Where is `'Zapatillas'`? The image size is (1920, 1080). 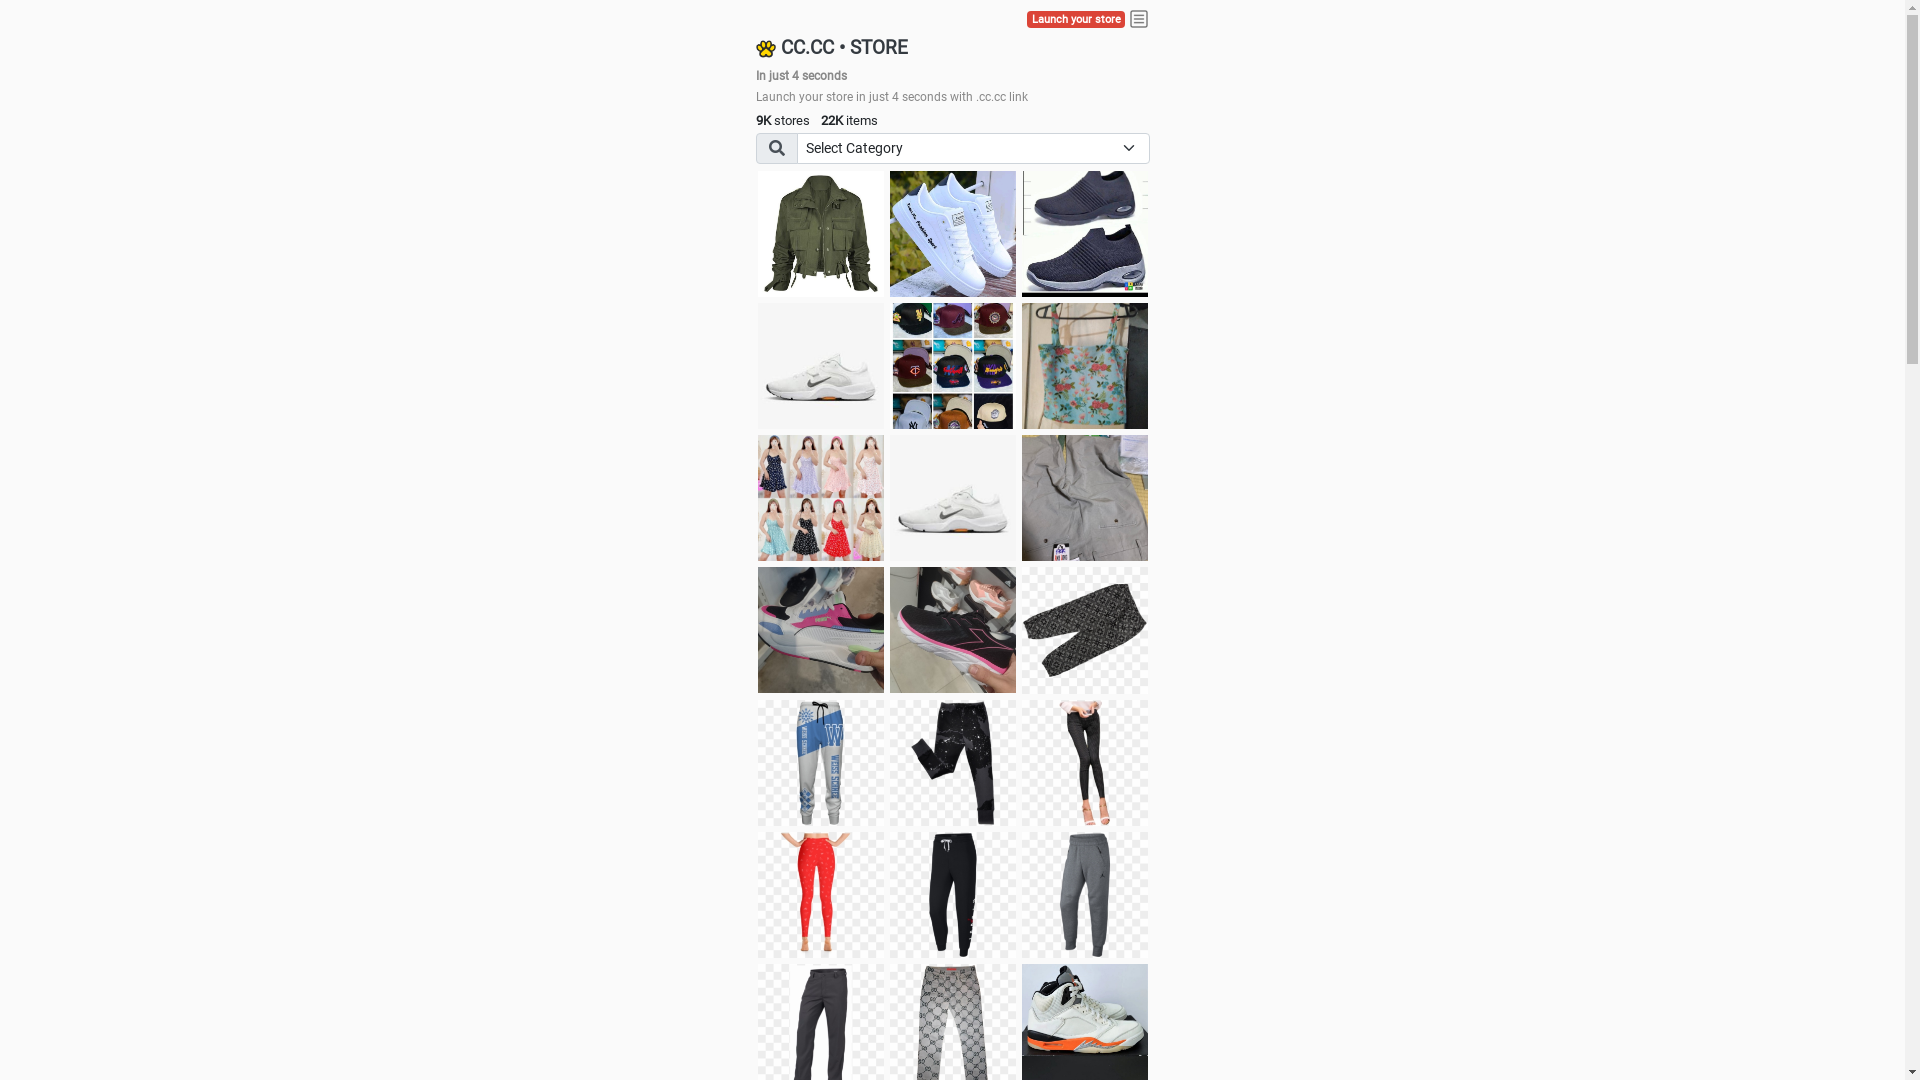
'Zapatillas' is located at coordinates (952, 628).